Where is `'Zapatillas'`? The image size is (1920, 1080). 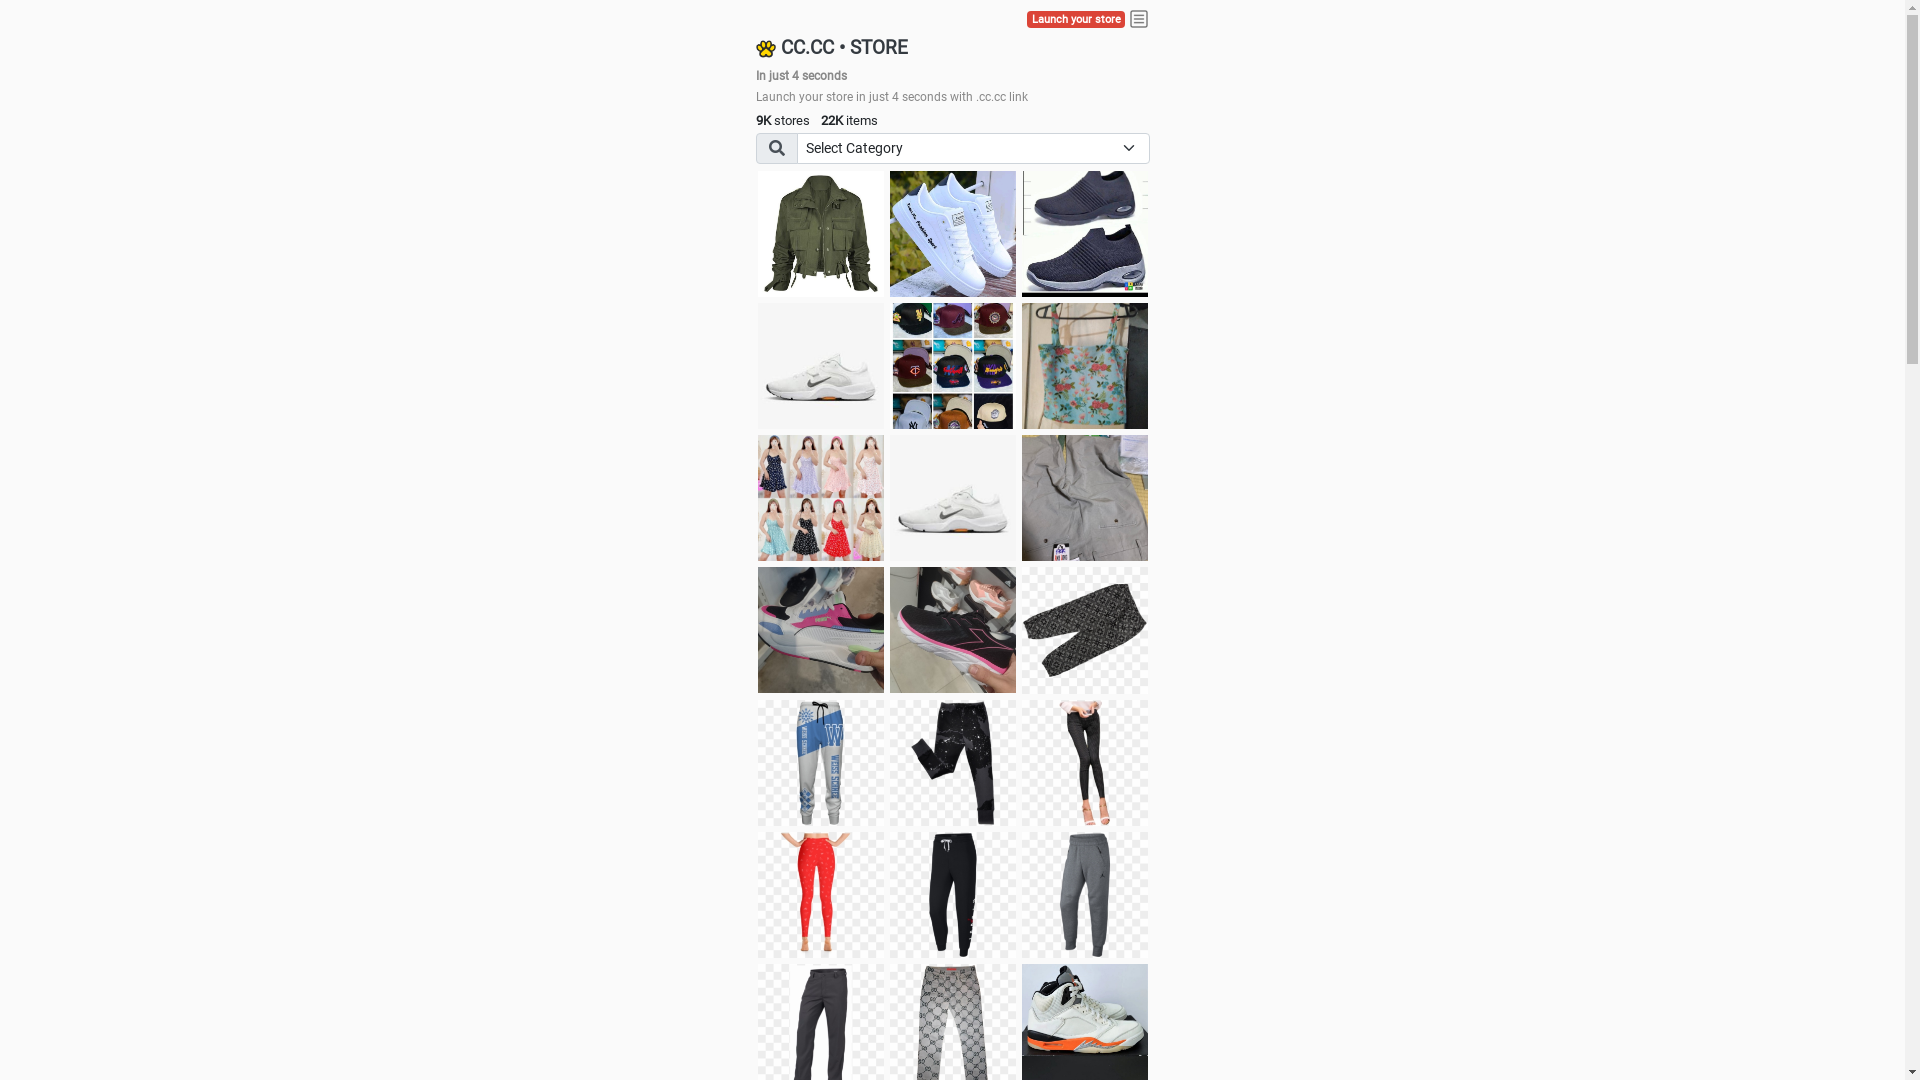
'Zapatillas' is located at coordinates (952, 628).